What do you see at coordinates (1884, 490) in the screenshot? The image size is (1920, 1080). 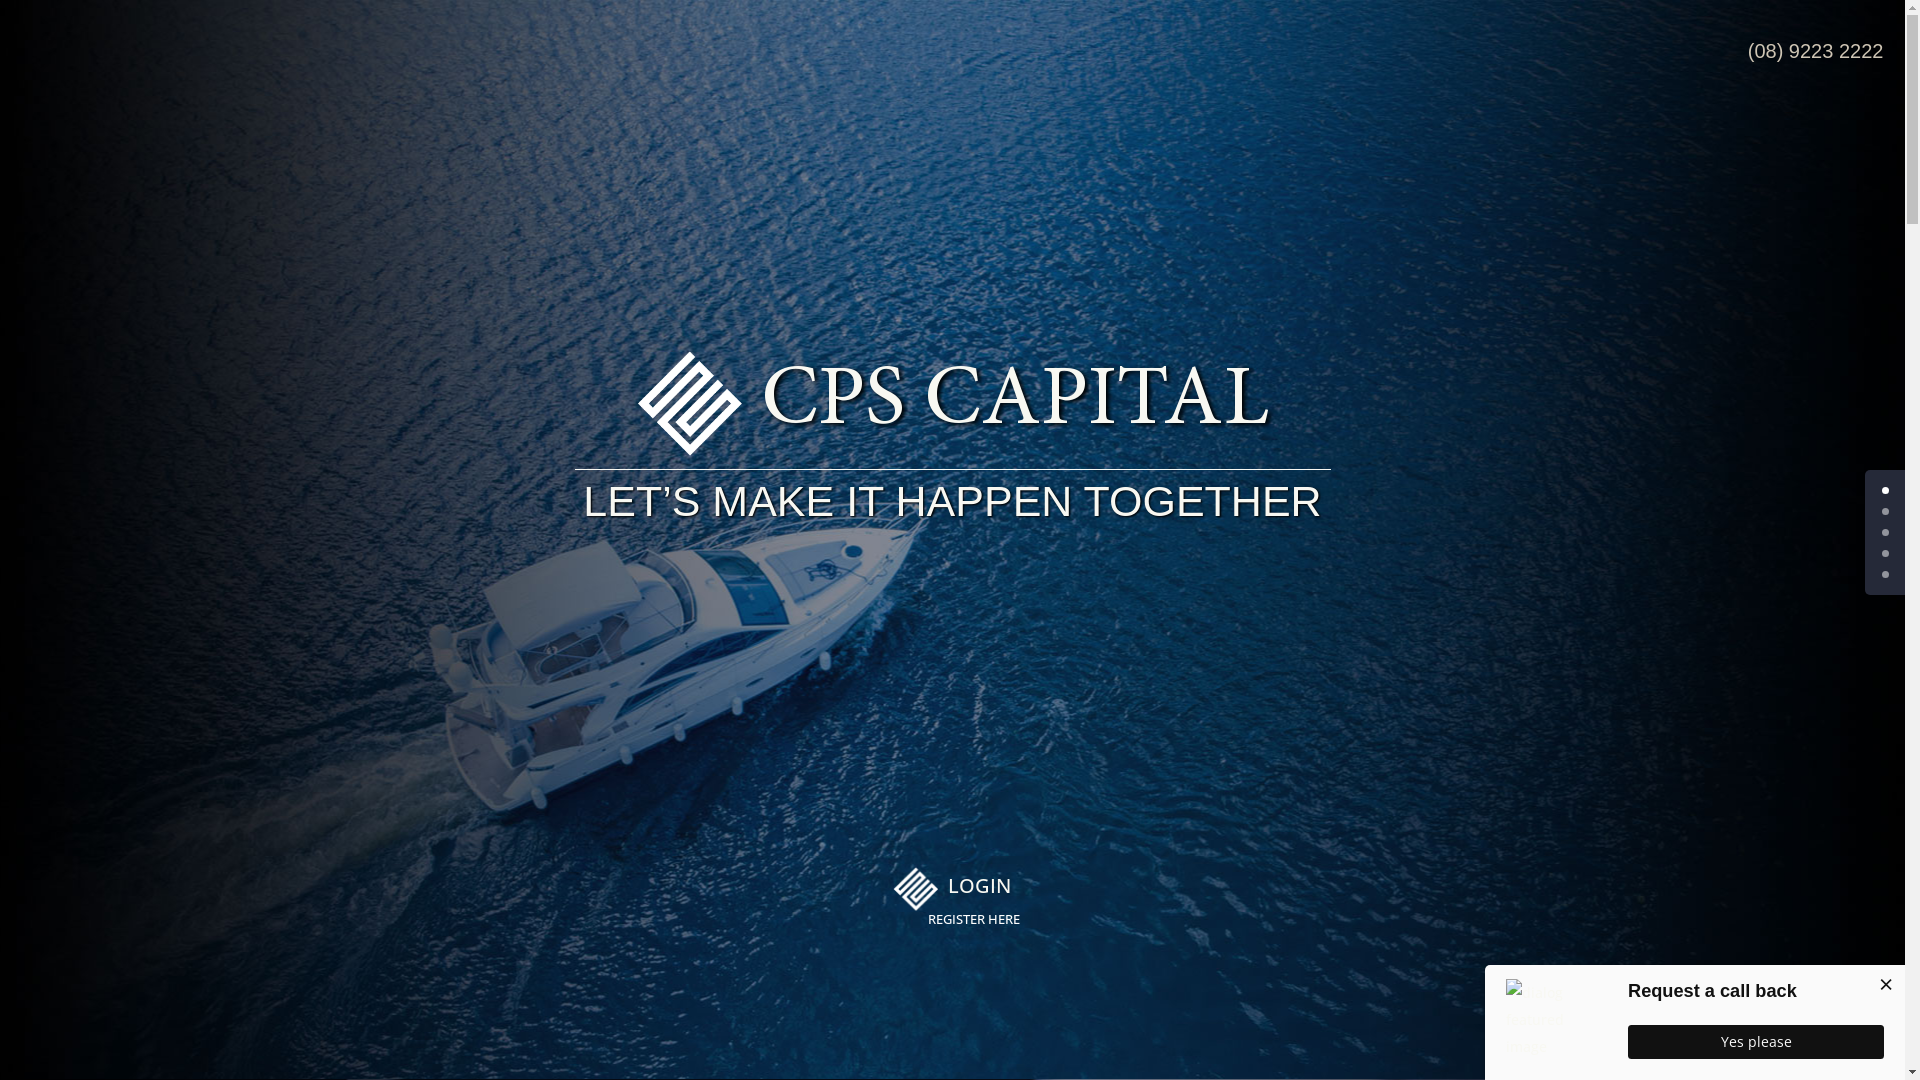 I see `'0'` at bounding box center [1884, 490].